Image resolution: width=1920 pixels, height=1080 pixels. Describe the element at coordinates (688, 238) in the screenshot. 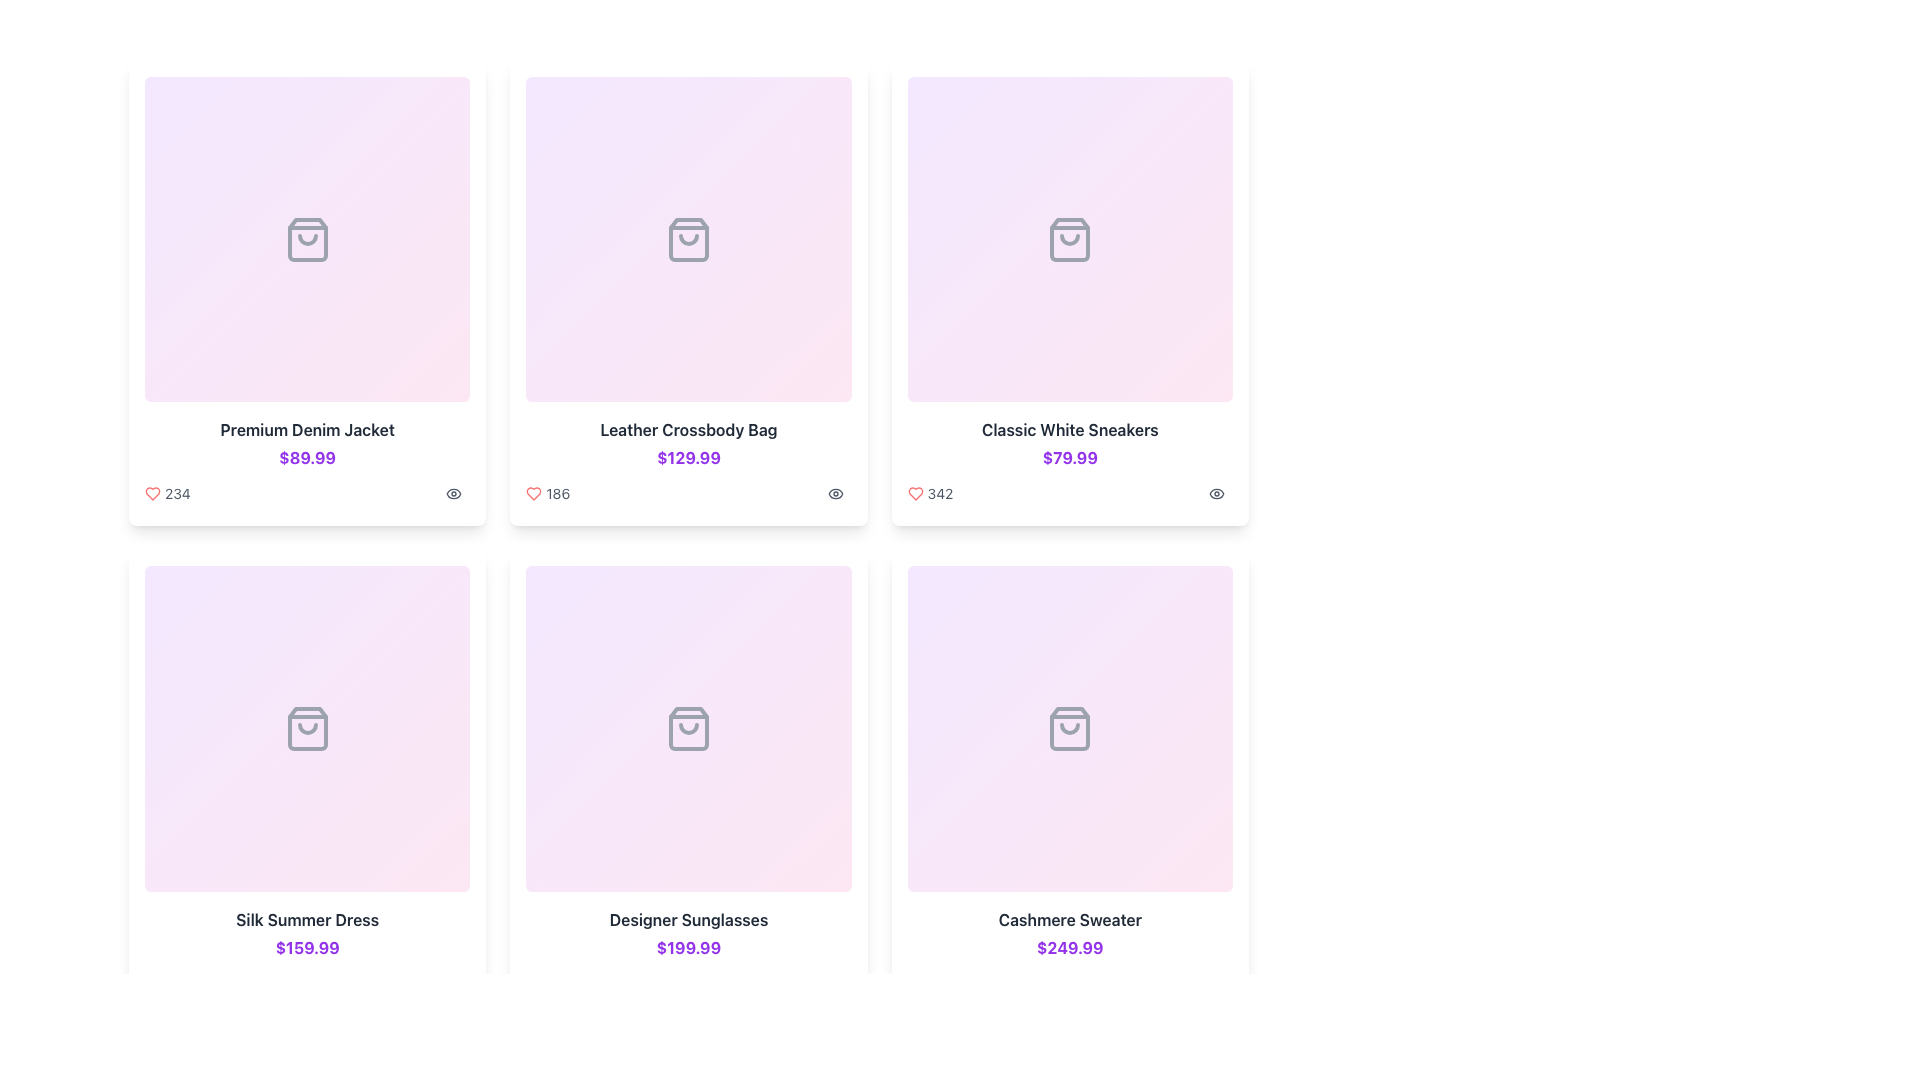

I see `the decorative icon resembling a shopping bag in the upper section of the card for the 'Leather Crossbody Bag' priced at '$129.99'` at that location.